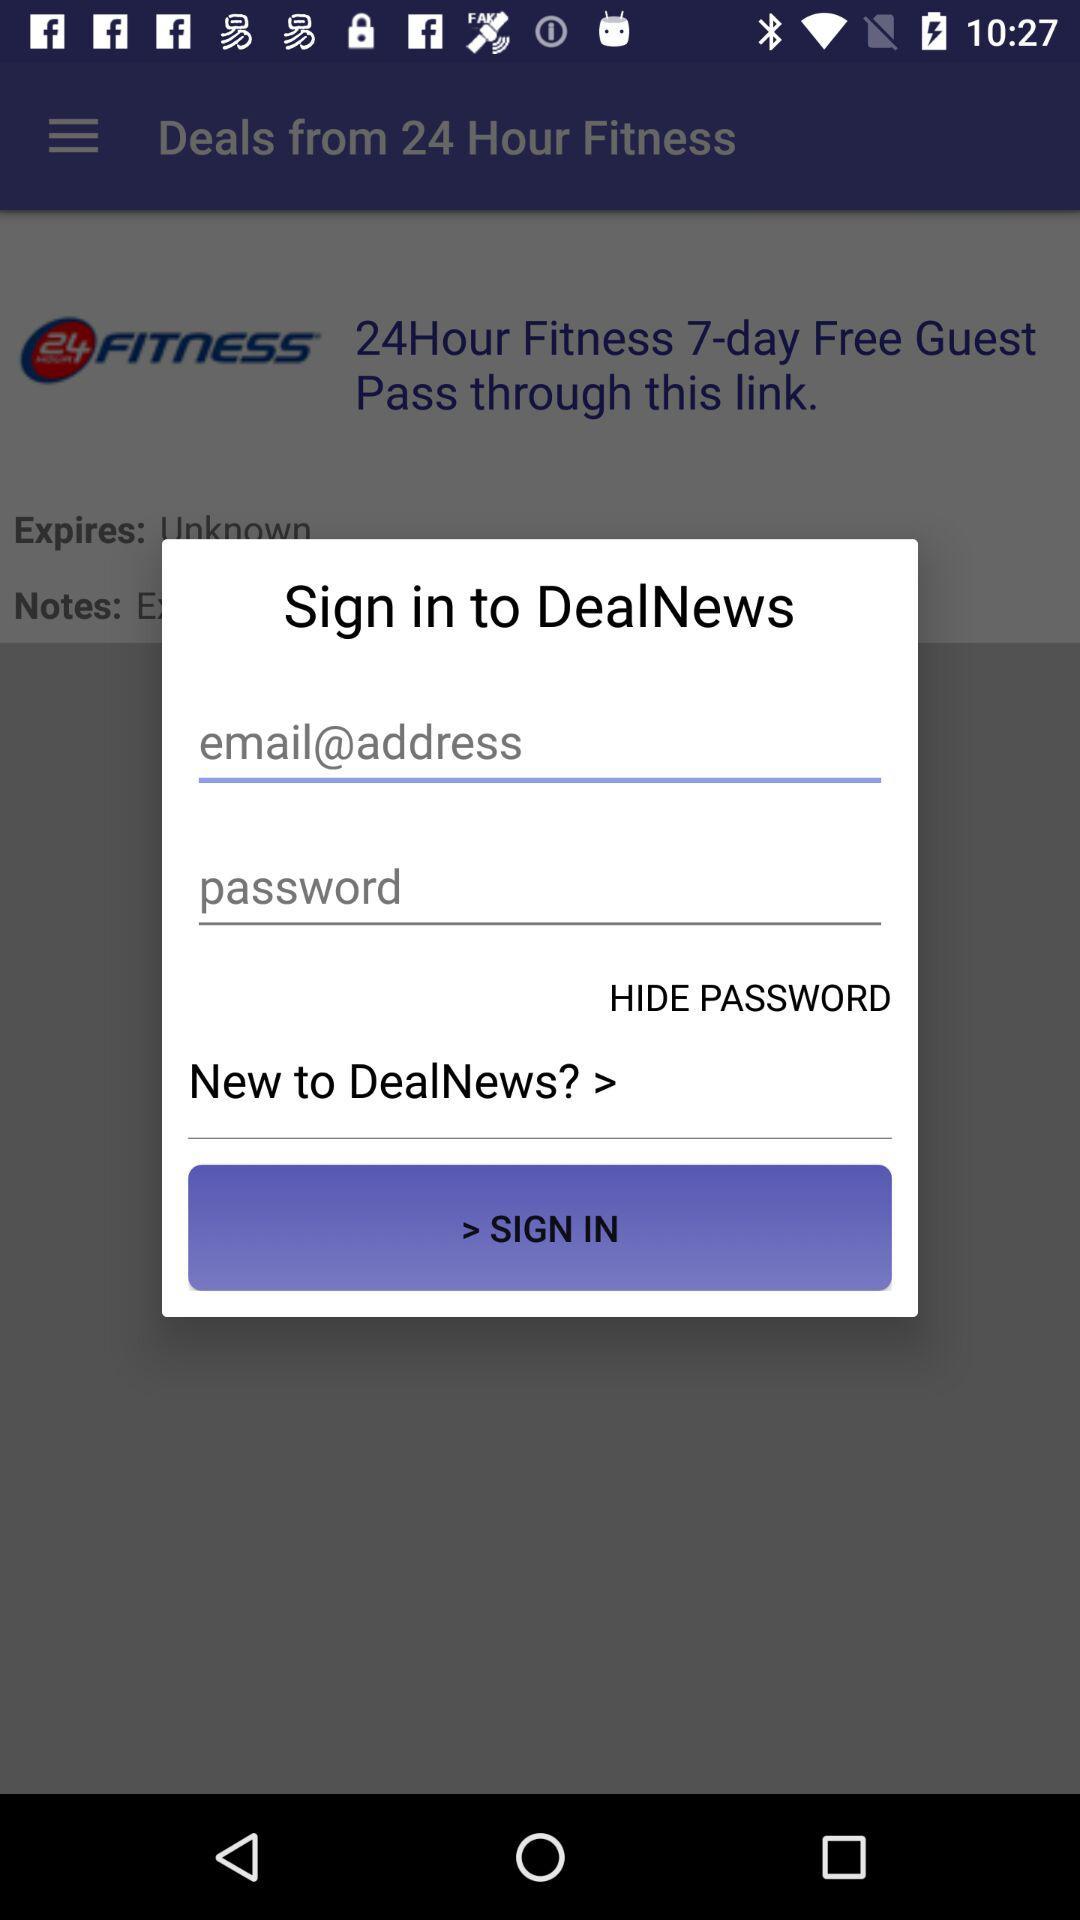 This screenshot has width=1080, height=1920. I want to click on item above hide password item, so click(540, 885).